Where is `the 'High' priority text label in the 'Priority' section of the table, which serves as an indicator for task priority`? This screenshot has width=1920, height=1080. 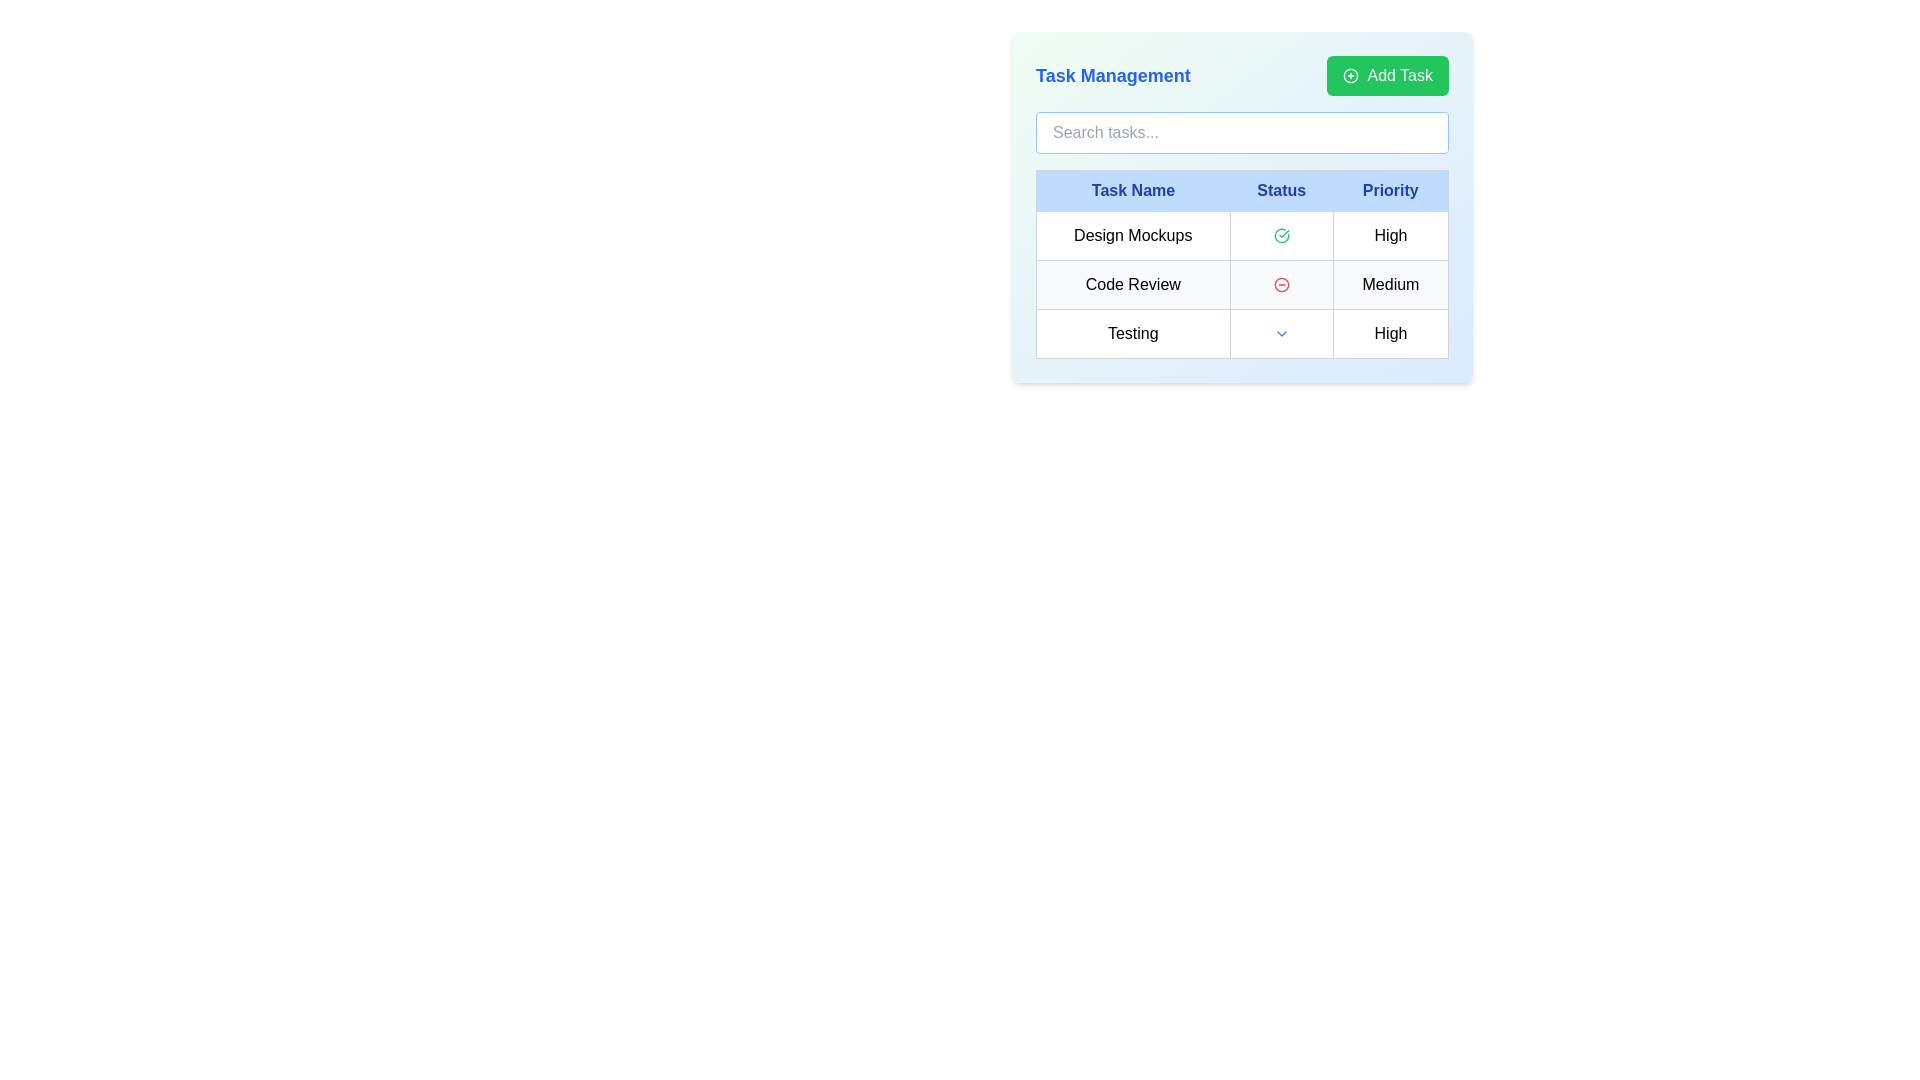
the 'High' priority text label in the 'Priority' section of the table, which serves as an indicator for task priority is located at coordinates (1390, 333).